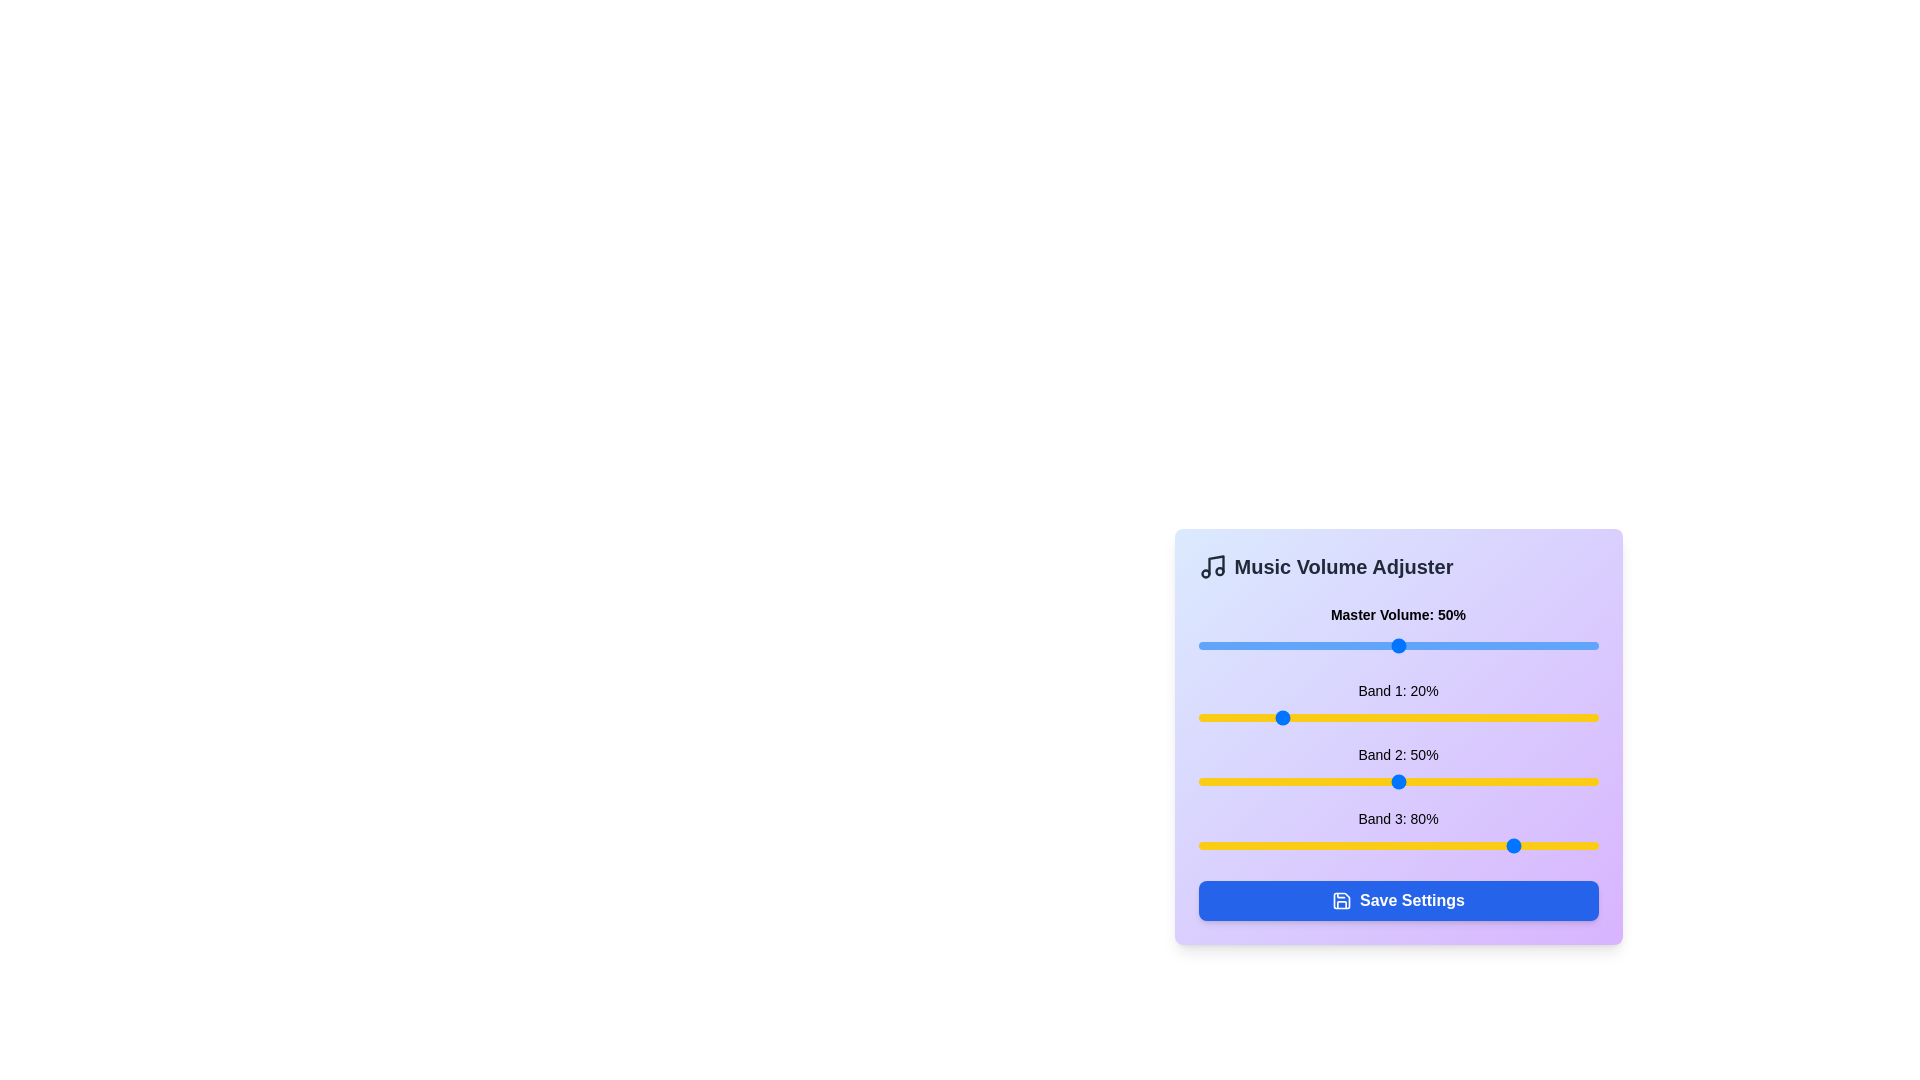  Describe the element at coordinates (1397, 704) in the screenshot. I see `the volume slider for 'Band 1' to set a value, which is the first slider below the 'Music Volume Adjuster' header` at that location.